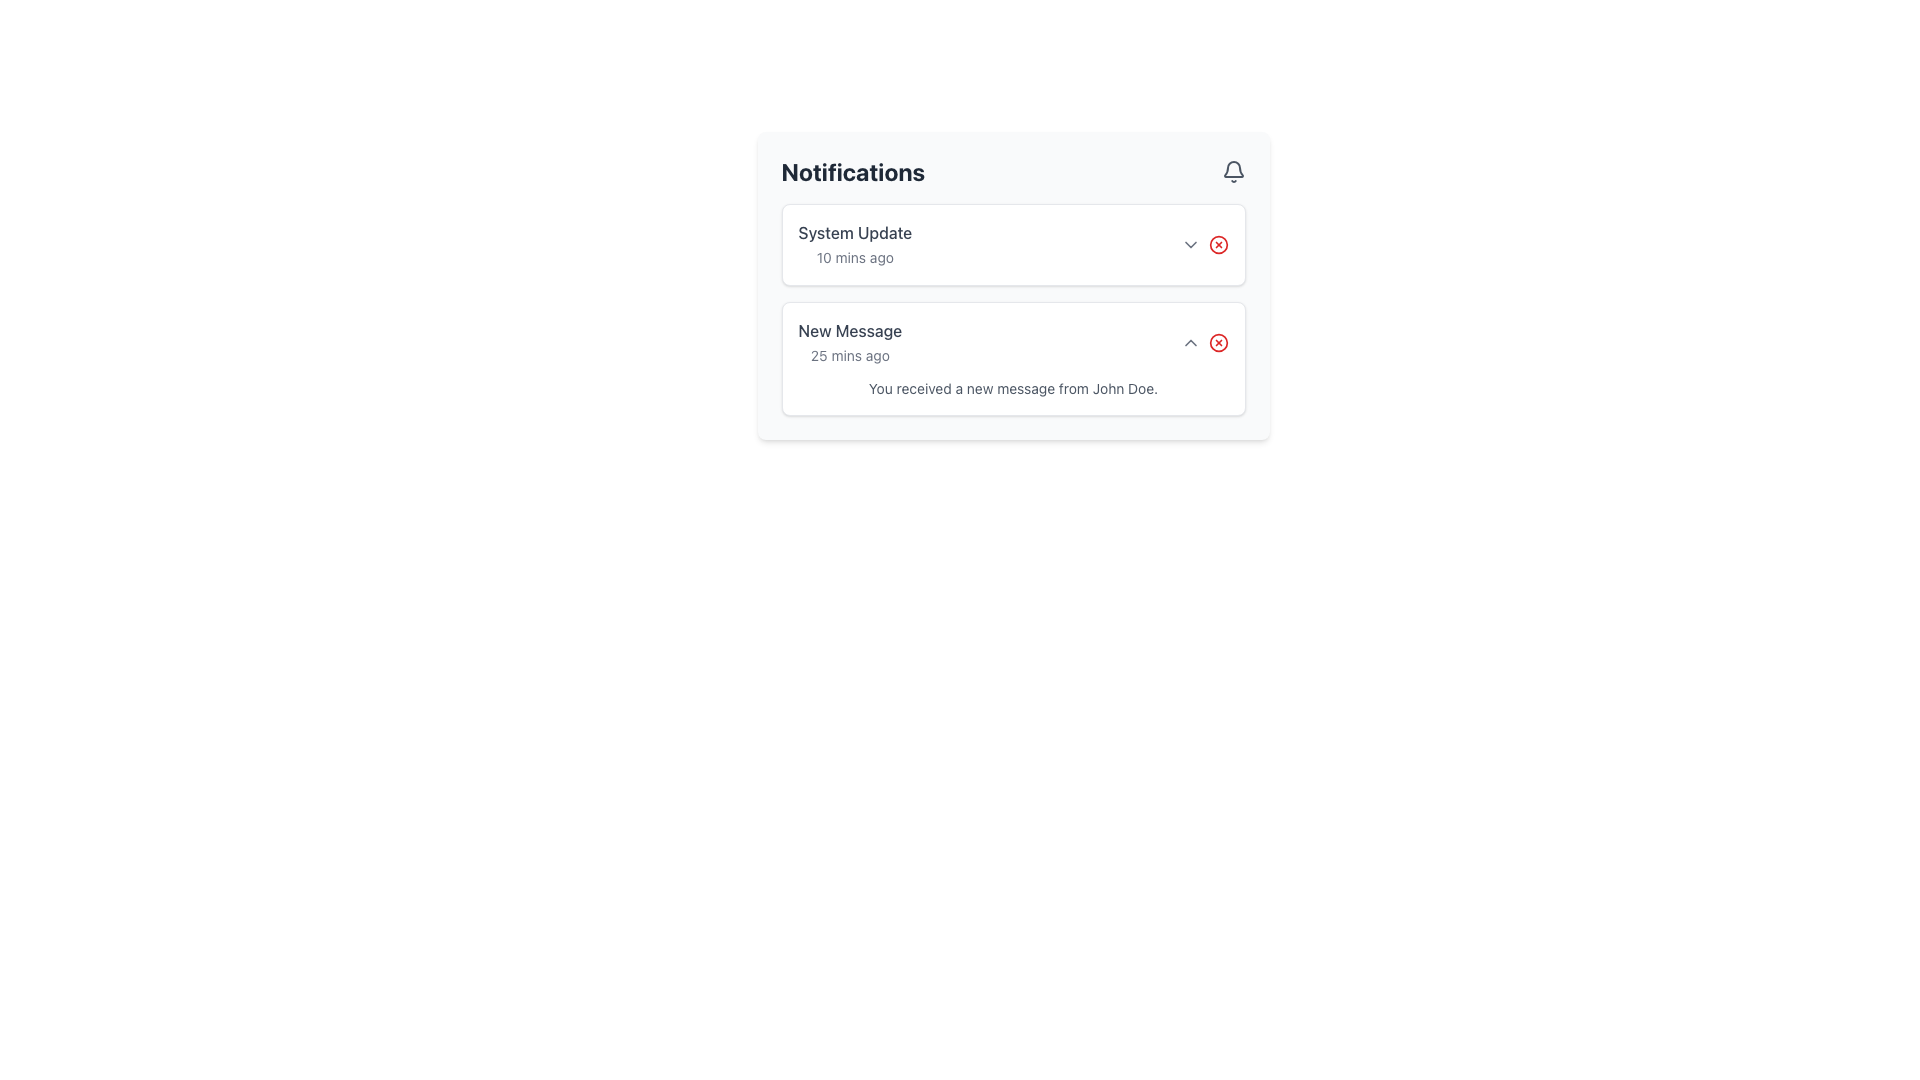 Image resolution: width=1920 pixels, height=1080 pixels. Describe the element at coordinates (1013, 244) in the screenshot. I see `the first notification in the notifications panel` at that location.